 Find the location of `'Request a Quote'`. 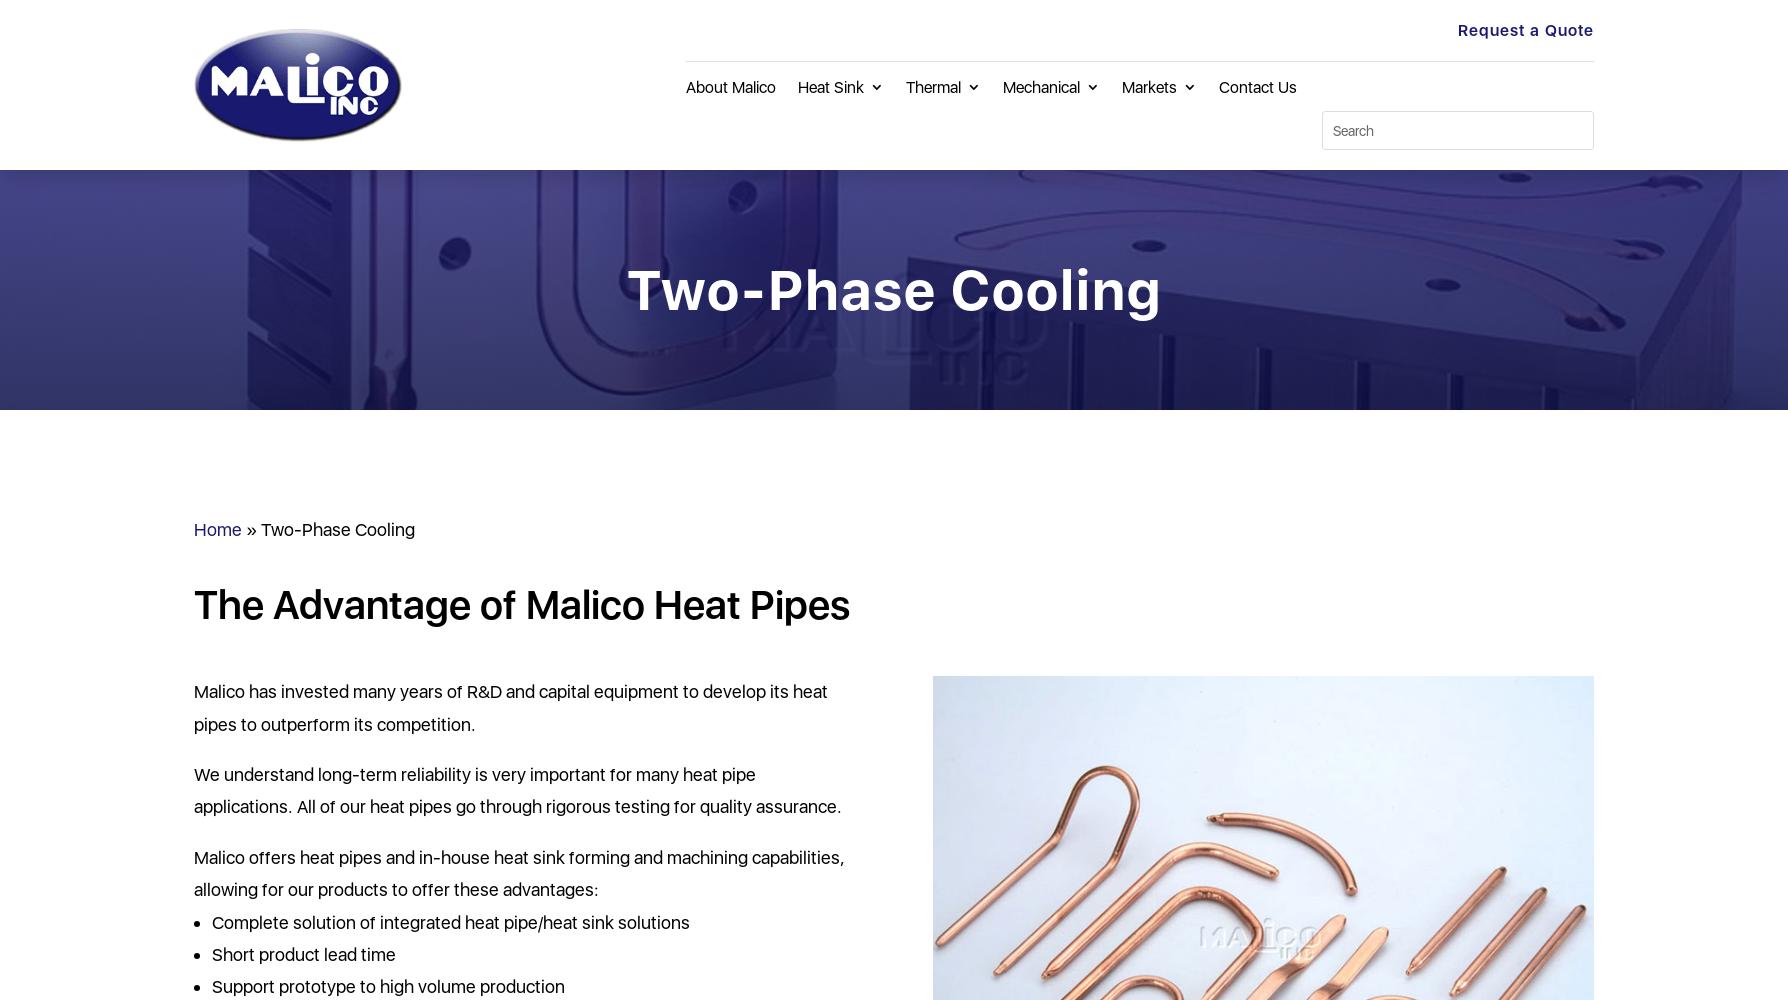

'Request a Quote' is located at coordinates (1524, 30).